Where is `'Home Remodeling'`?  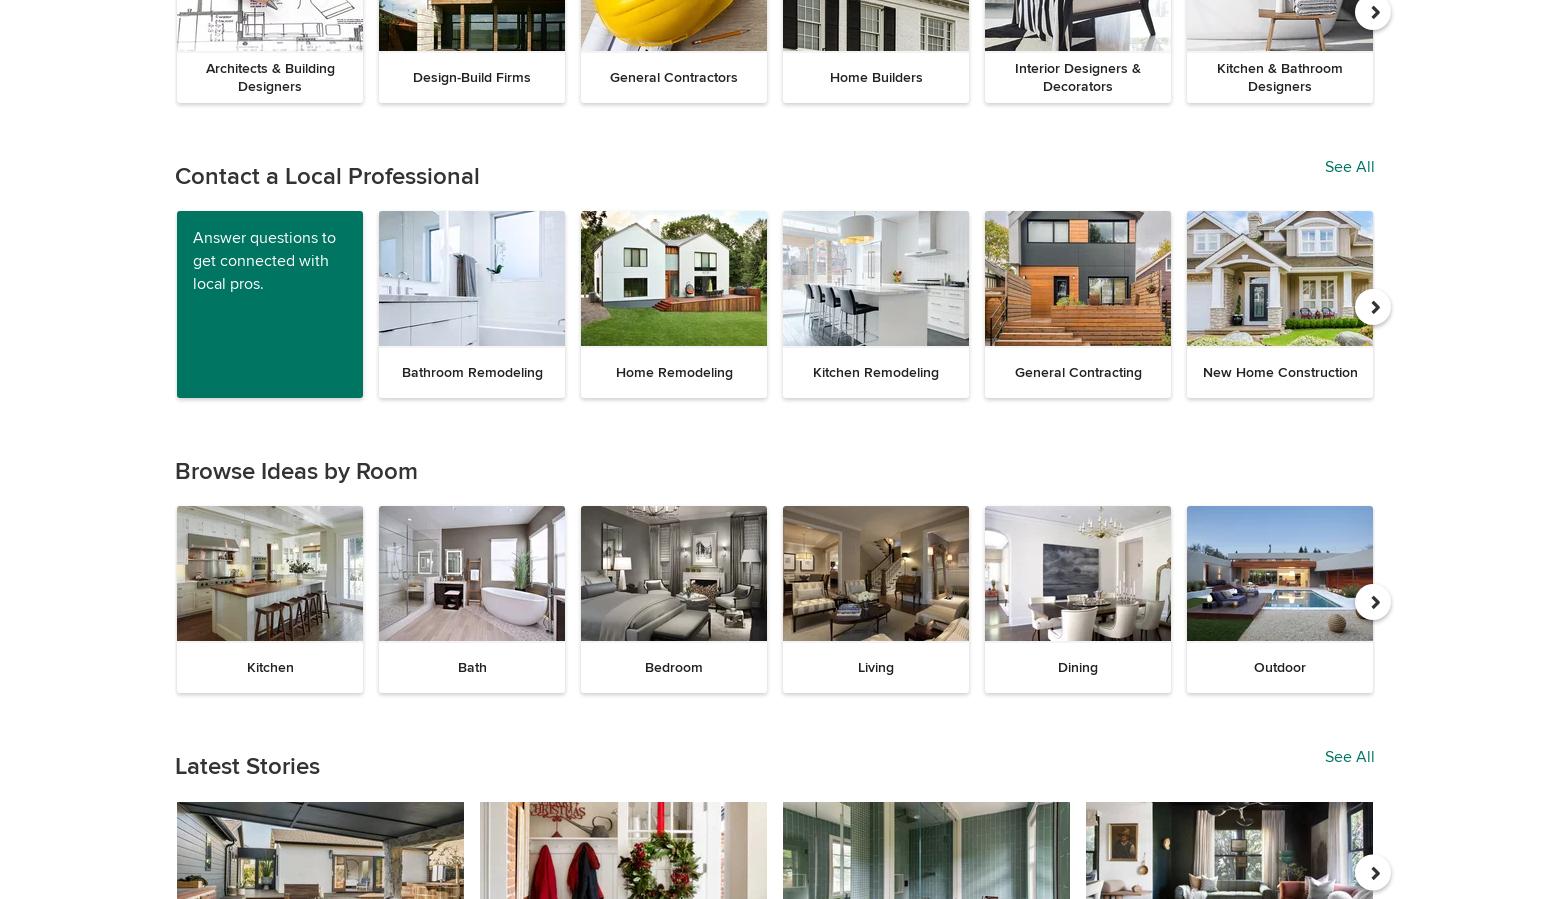
'Home Remodeling' is located at coordinates (672, 371).